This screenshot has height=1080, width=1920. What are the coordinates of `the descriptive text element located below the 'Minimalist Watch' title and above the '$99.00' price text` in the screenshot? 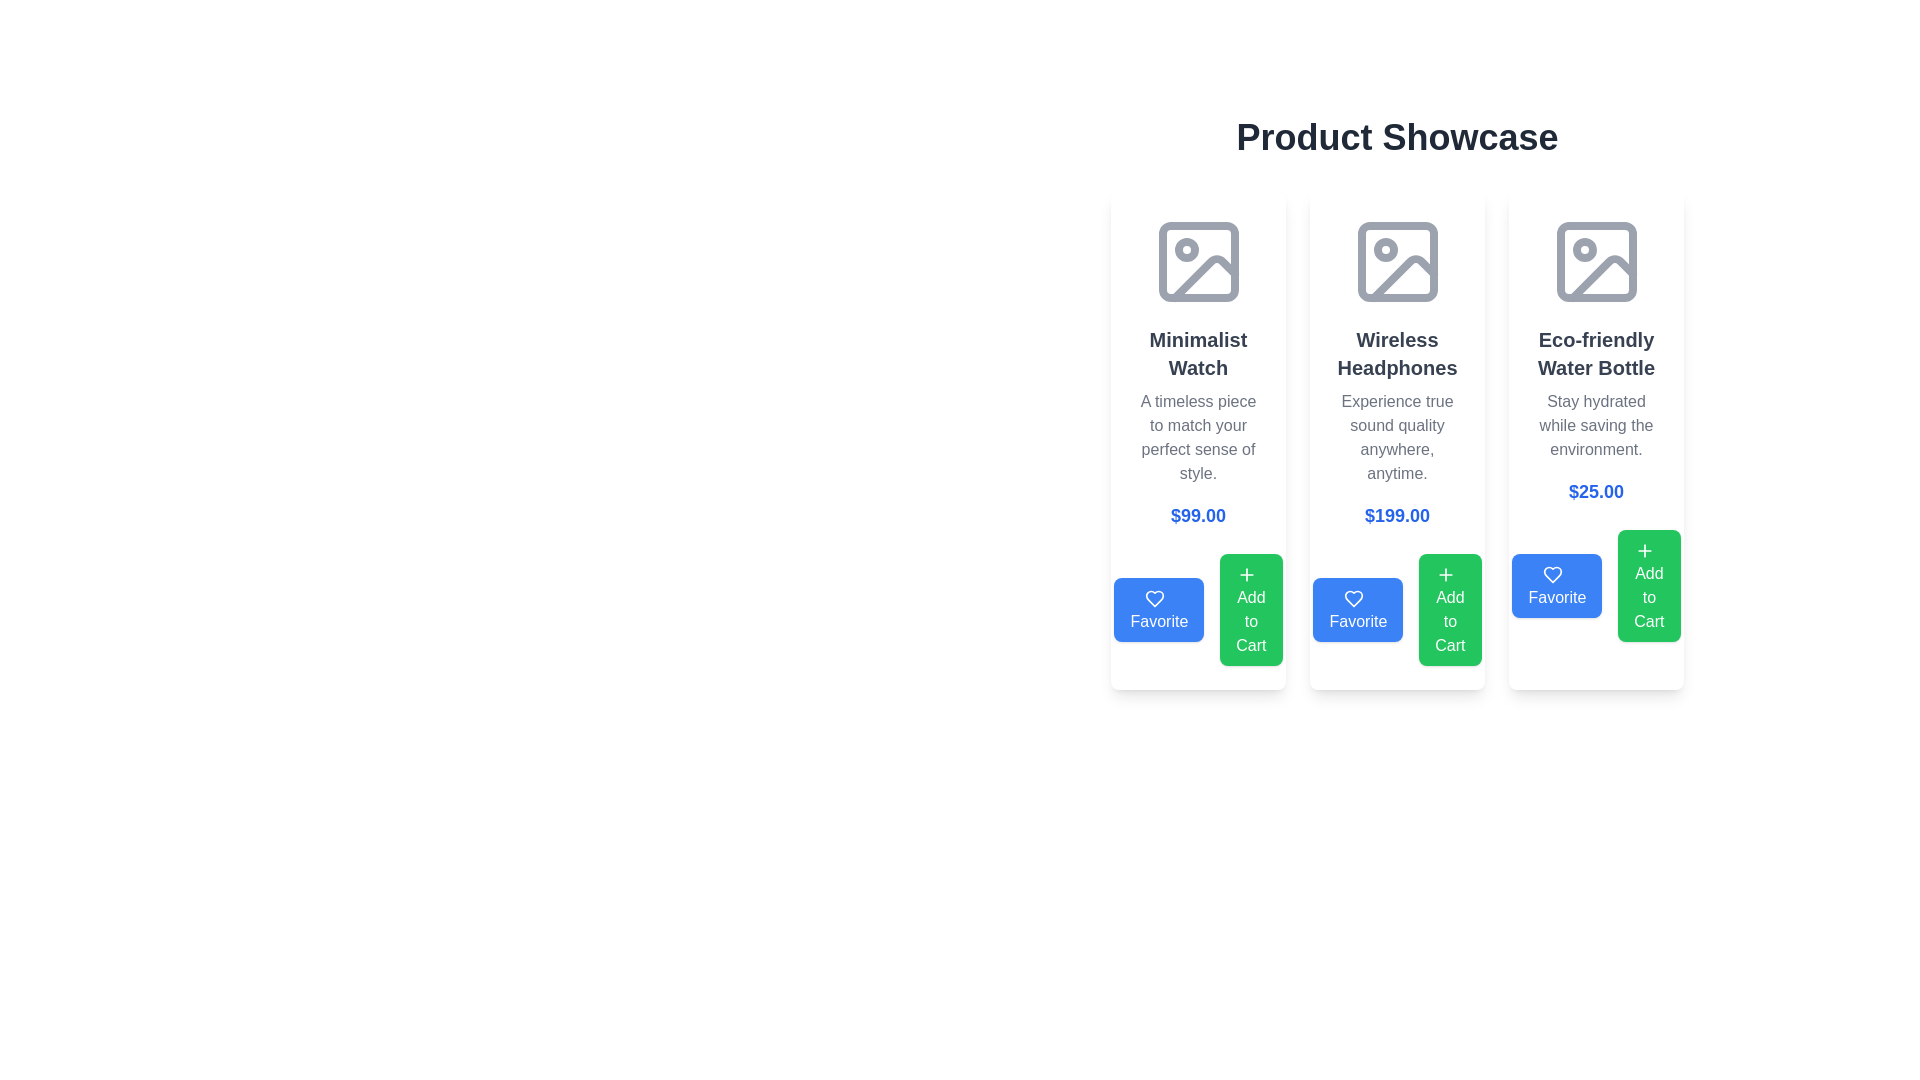 It's located at (1198, 437).